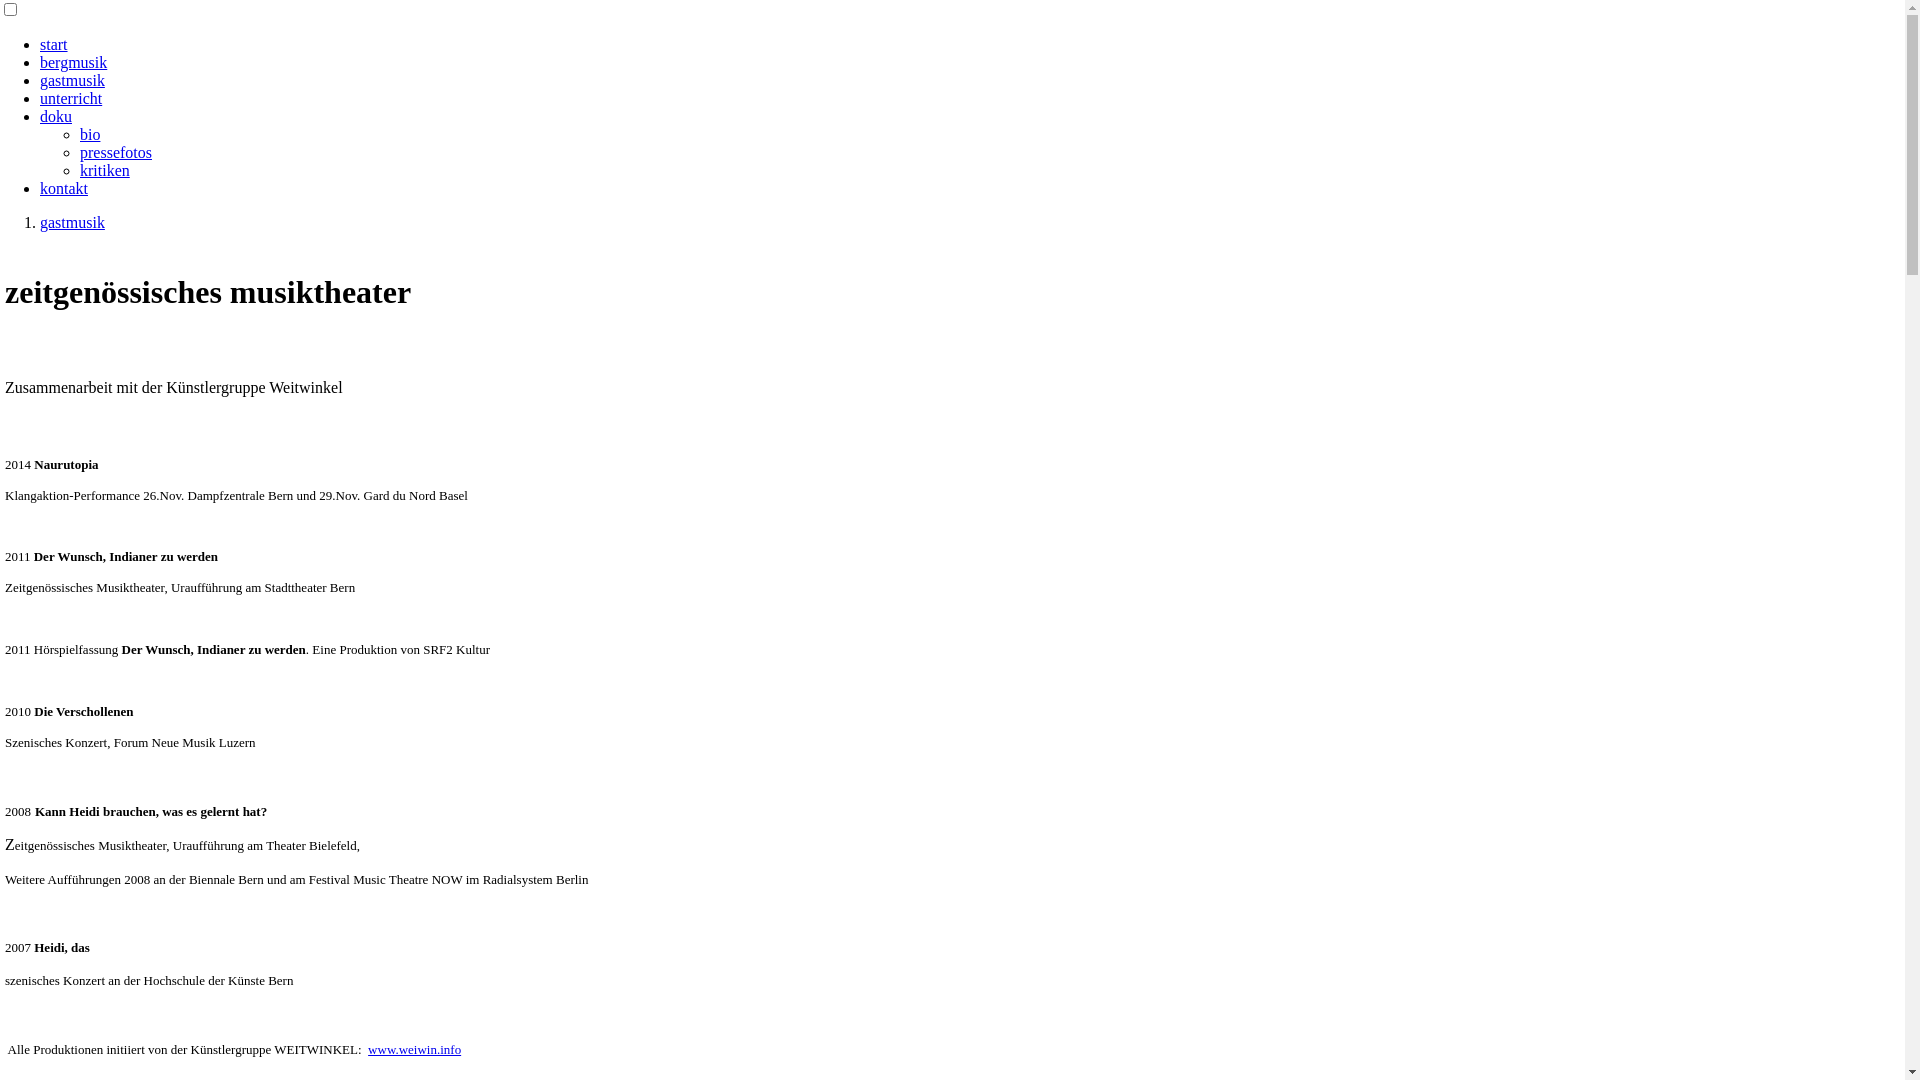 The width and height of the screenshot is (1920, 1080). I want to click on 'start', so click(53, 44).